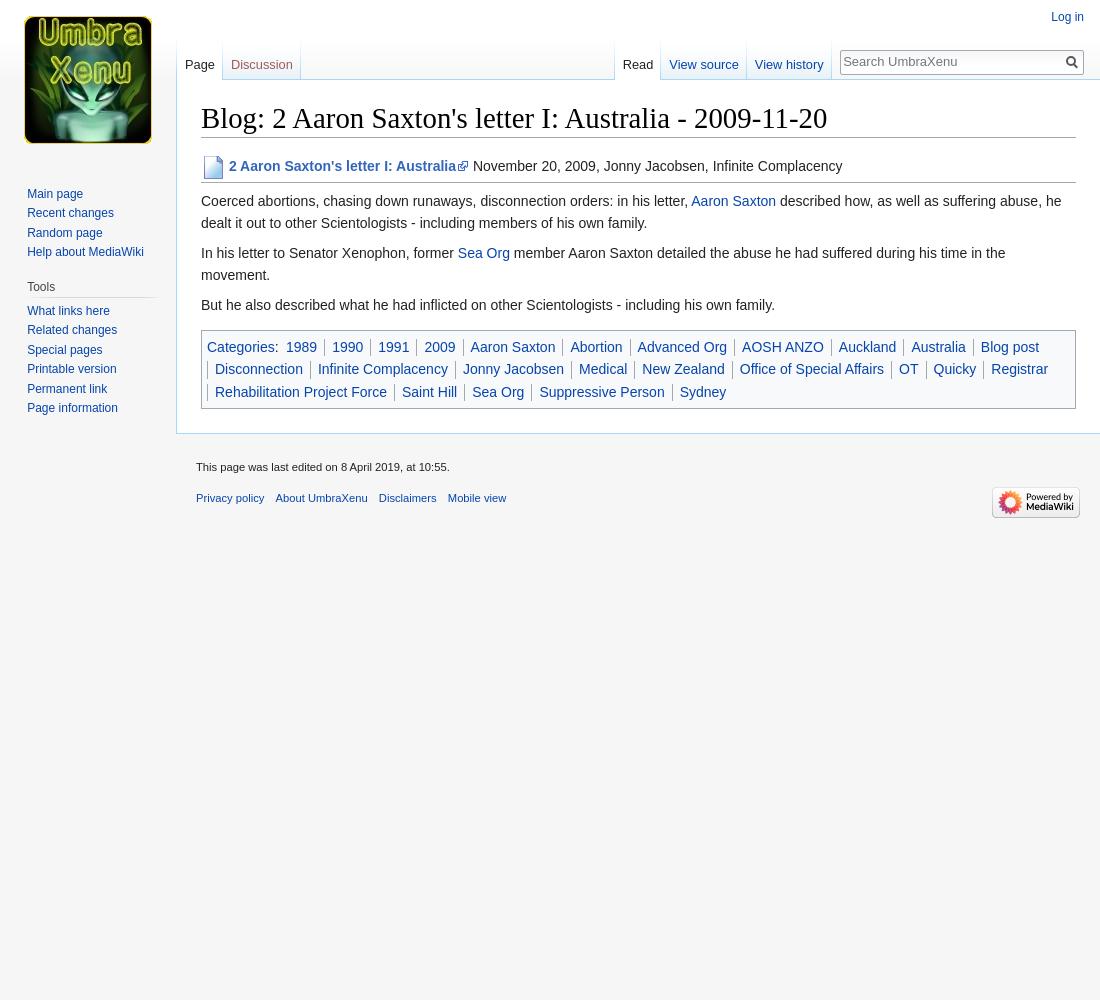 This screenshot has width=1100, height=1000. Describe the element at coordinates (866, 345) in the screenshot. I see `'Auckland'` at that location.